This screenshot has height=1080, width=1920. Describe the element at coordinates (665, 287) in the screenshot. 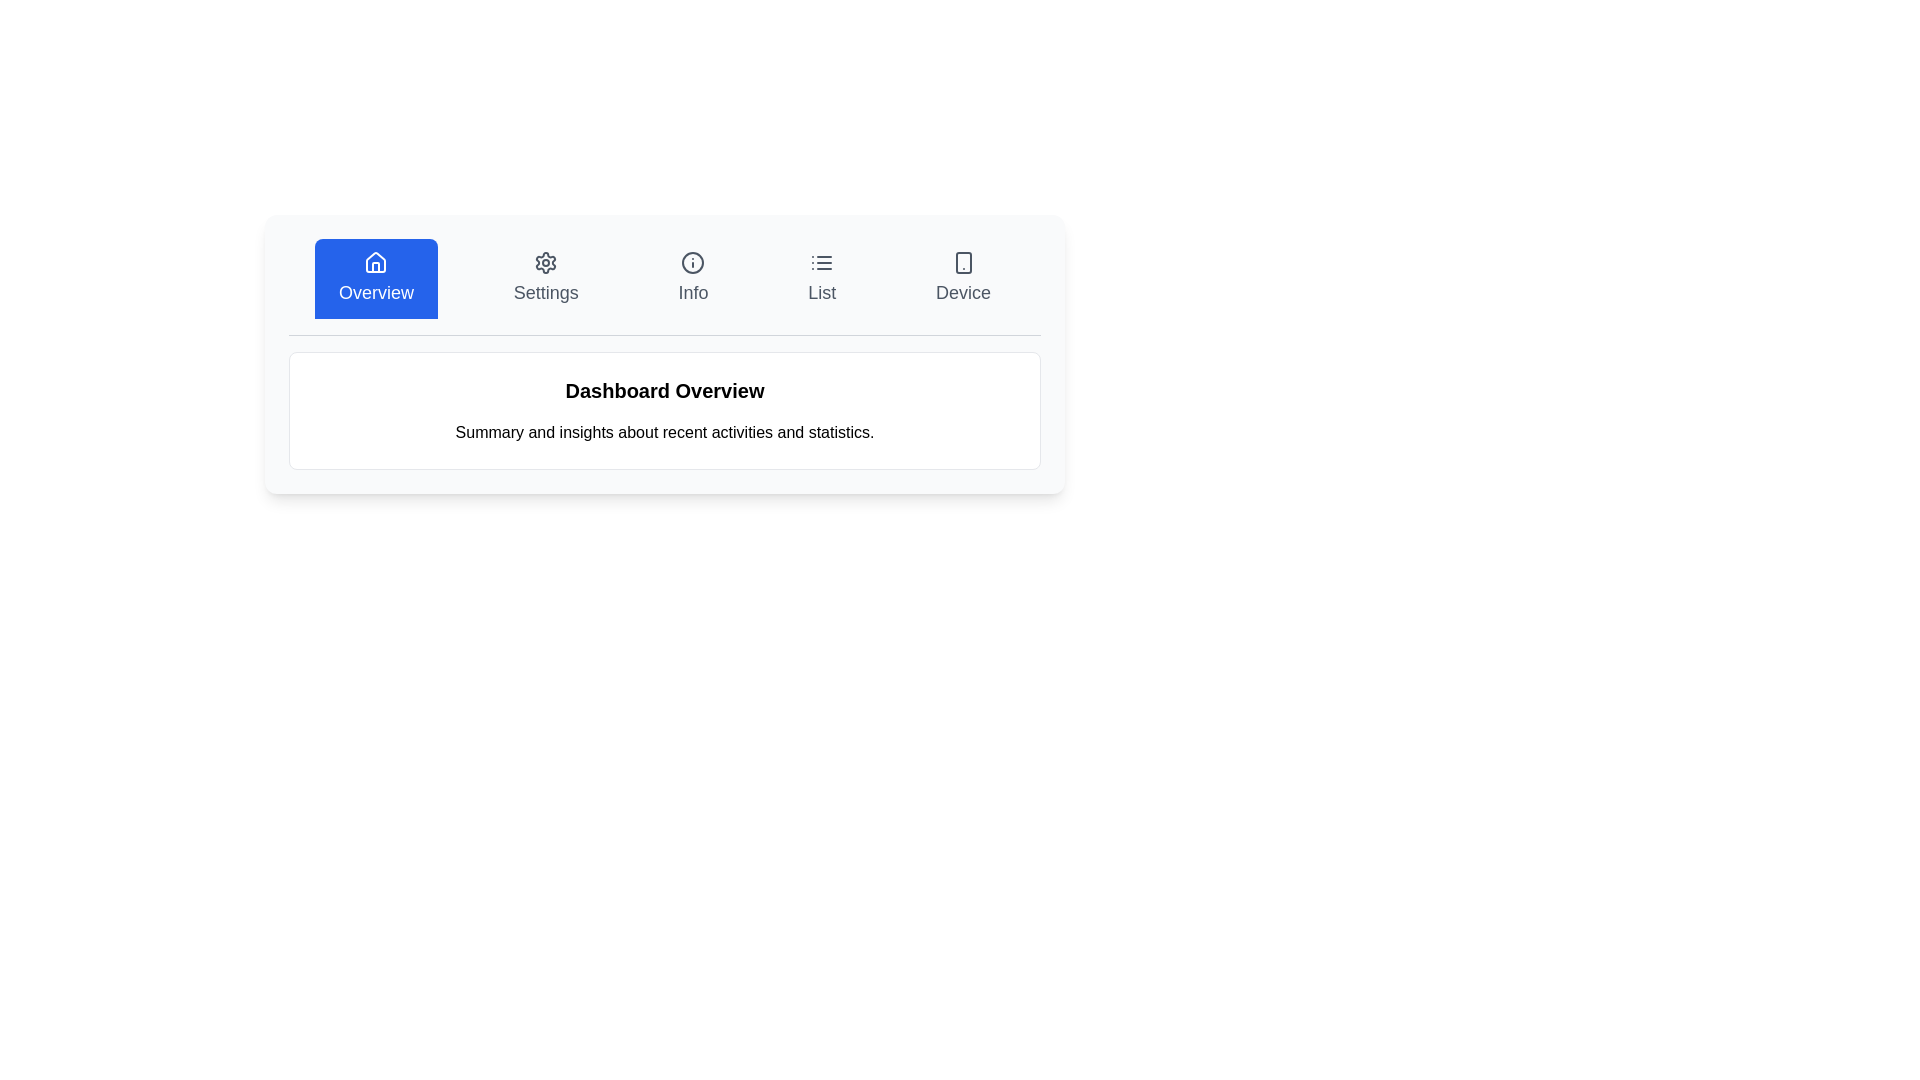

I see `any option in the Navigation bar located at the top section just above the 'Dashboard Overview' title` at that location.